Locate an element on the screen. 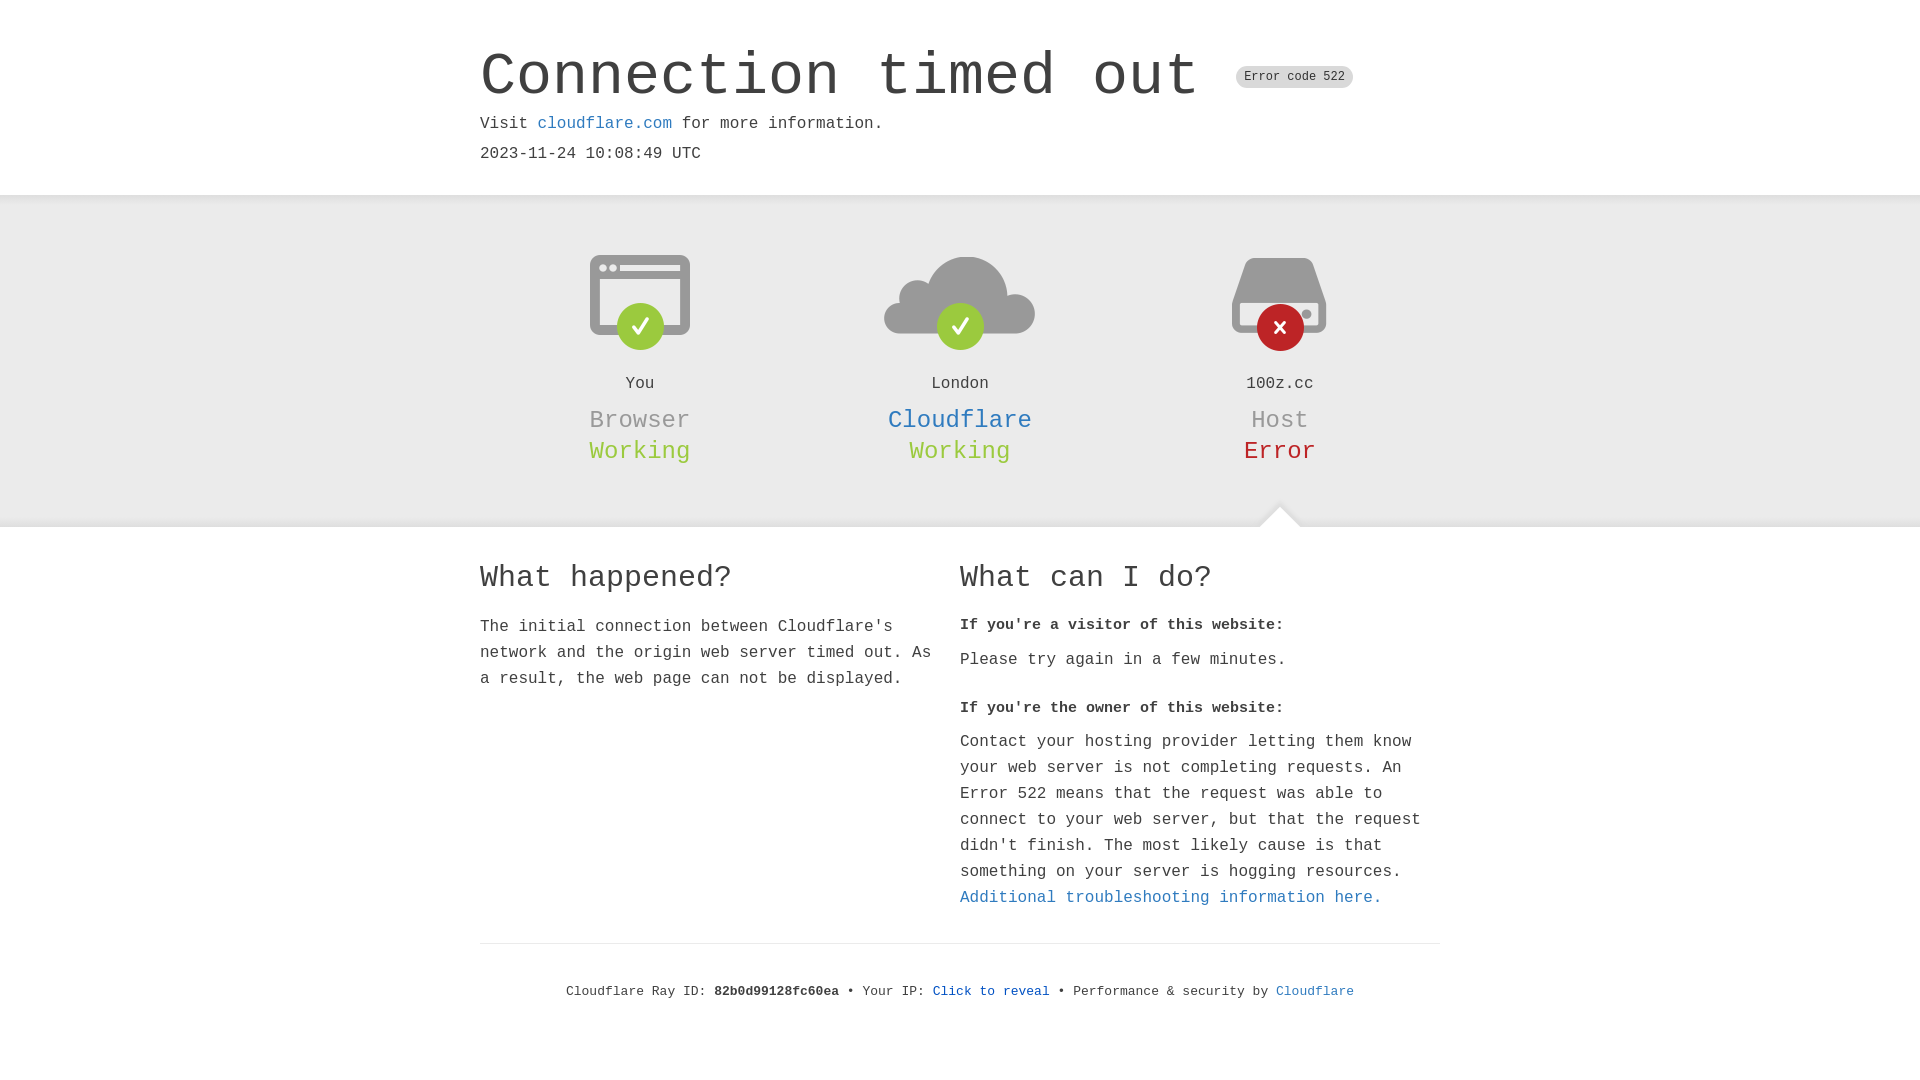  'Cloudflare' is located at coordinates (1315, 991).